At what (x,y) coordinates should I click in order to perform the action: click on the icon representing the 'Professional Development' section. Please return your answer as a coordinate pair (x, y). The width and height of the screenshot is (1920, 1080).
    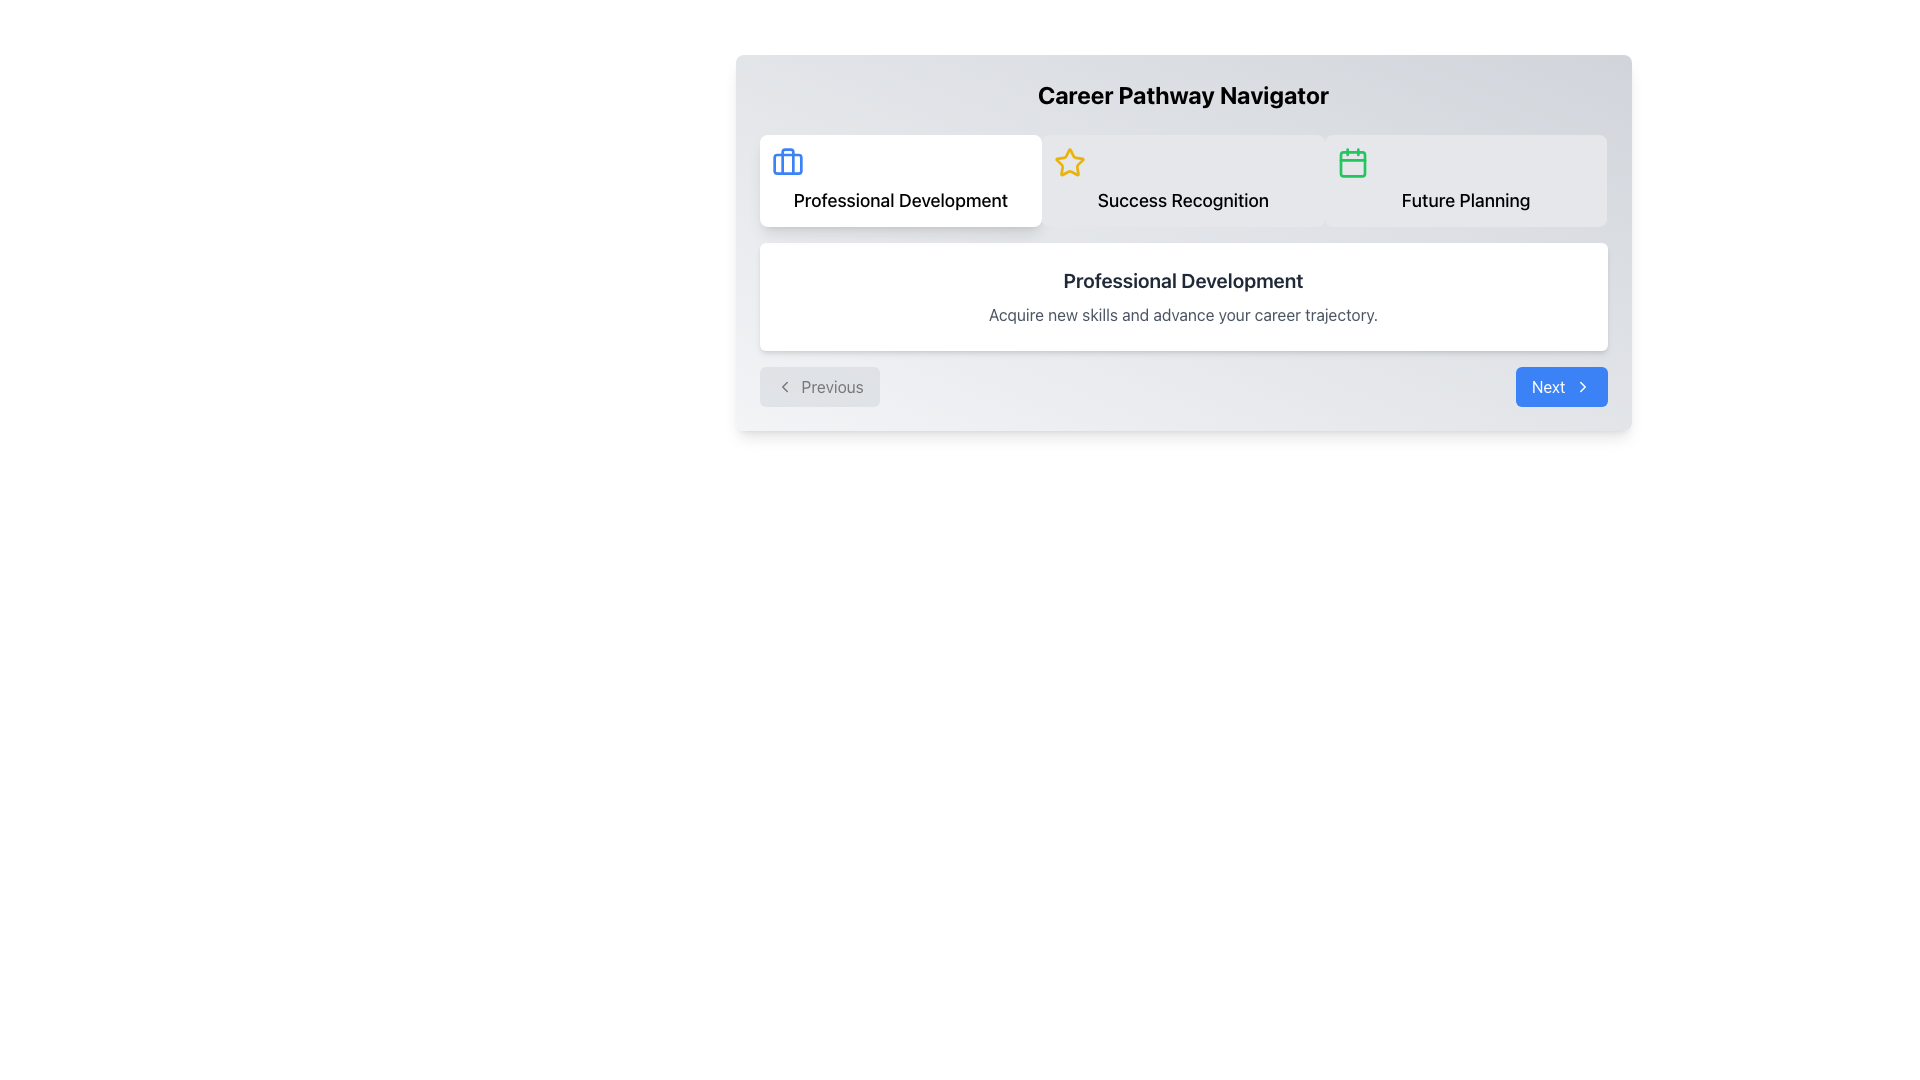
    Looking at the image, I should click on (786, 161).